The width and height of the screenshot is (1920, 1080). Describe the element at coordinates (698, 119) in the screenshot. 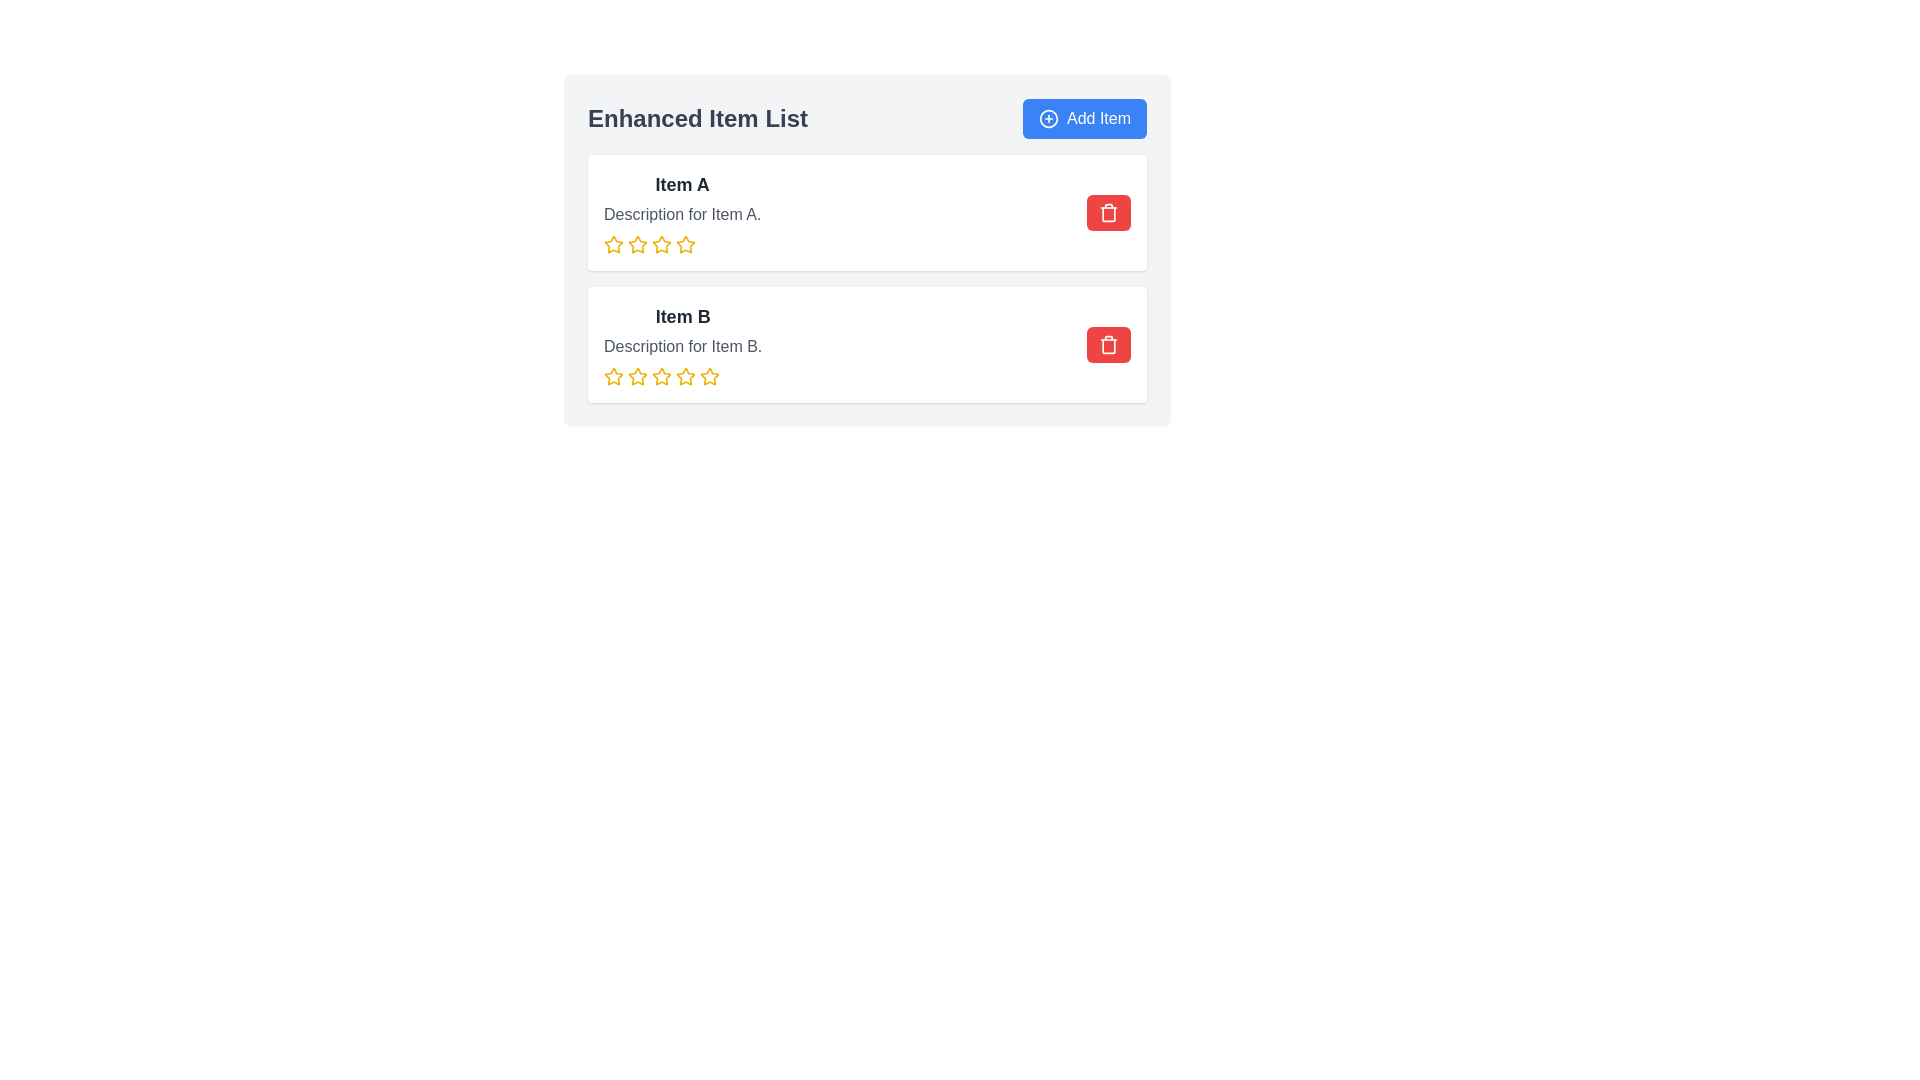

I see `the 'Enhanced Item List' text header, which is styled in bold and enlarged font, located at the top of the item list component` at that location.